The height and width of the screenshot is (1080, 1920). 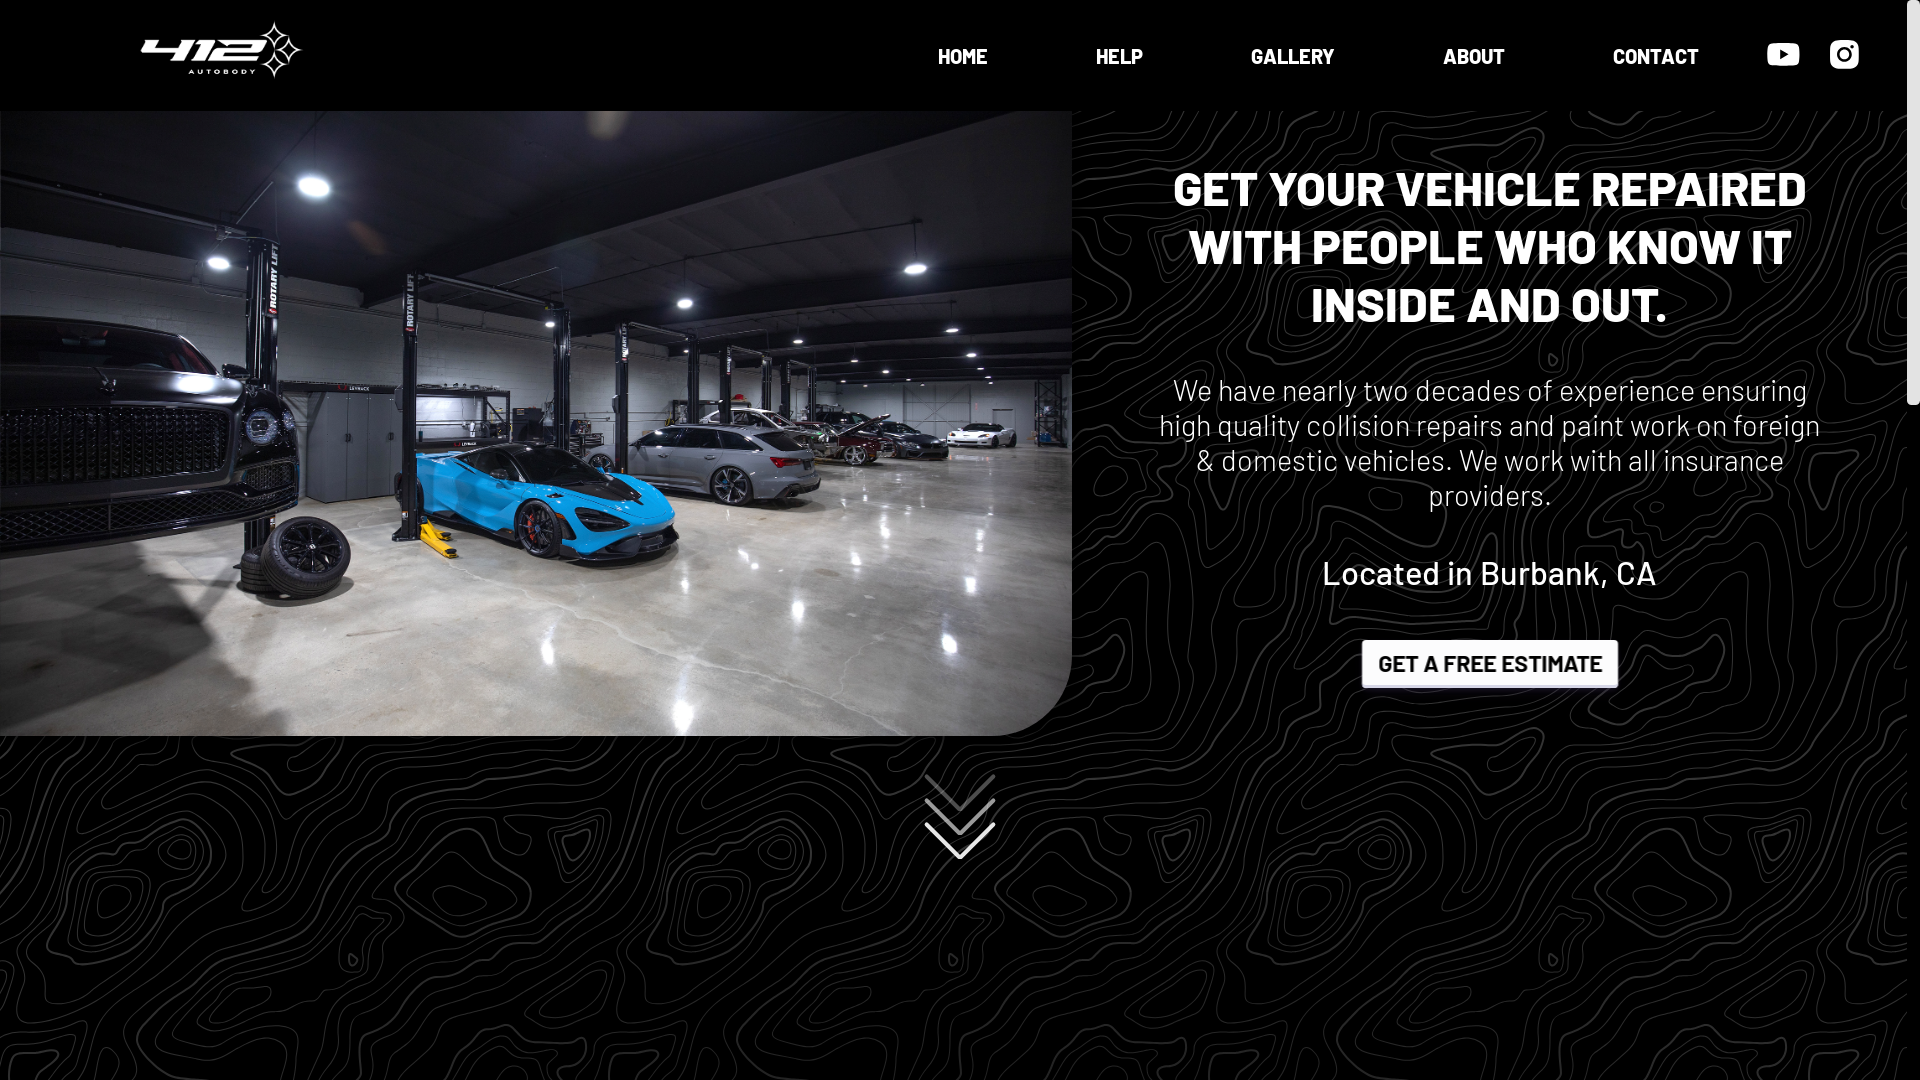 I want to click on 'GET A FREE ESTIMATE', so click(x=1489, y=663).